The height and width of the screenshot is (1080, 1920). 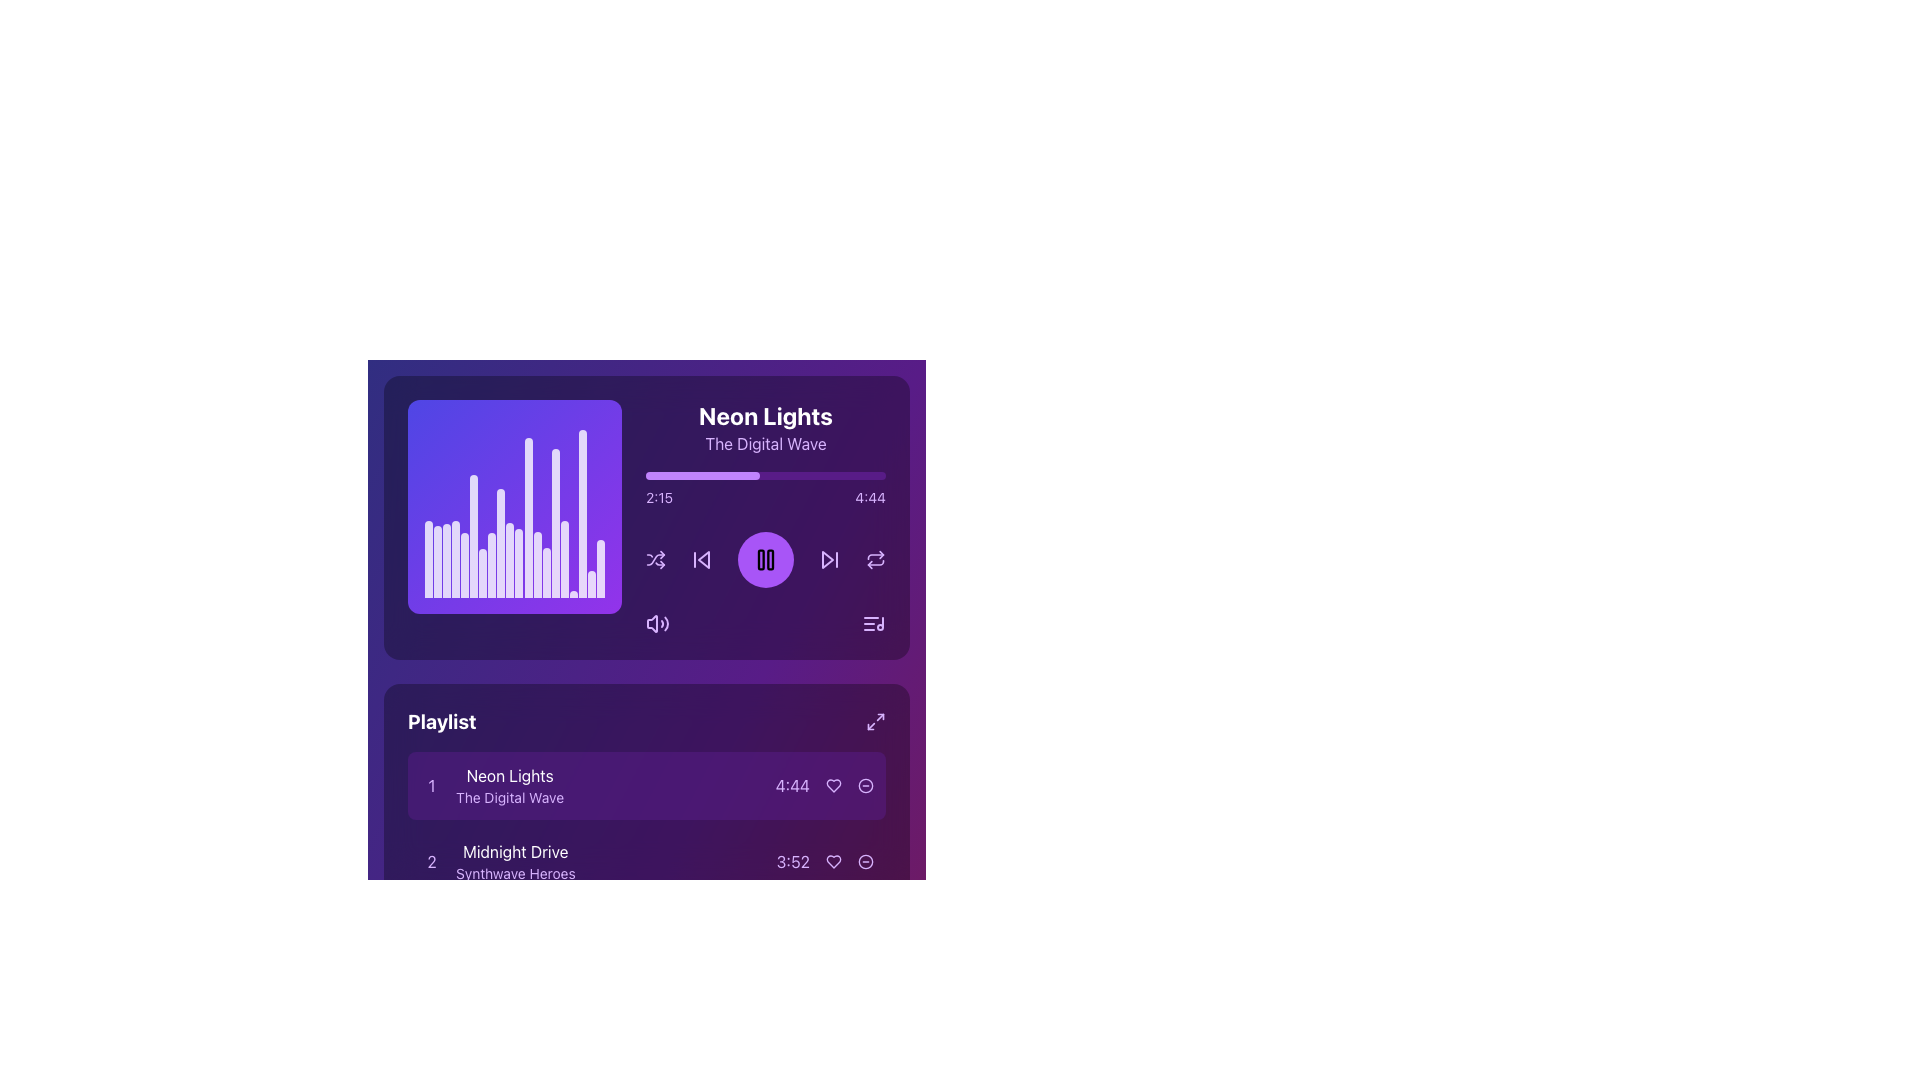 I want to click on the text label that provides supplementary information about the song or artist, located below the 'Neon Lights' text within the playlist entry row, so click(x=510, y=797).